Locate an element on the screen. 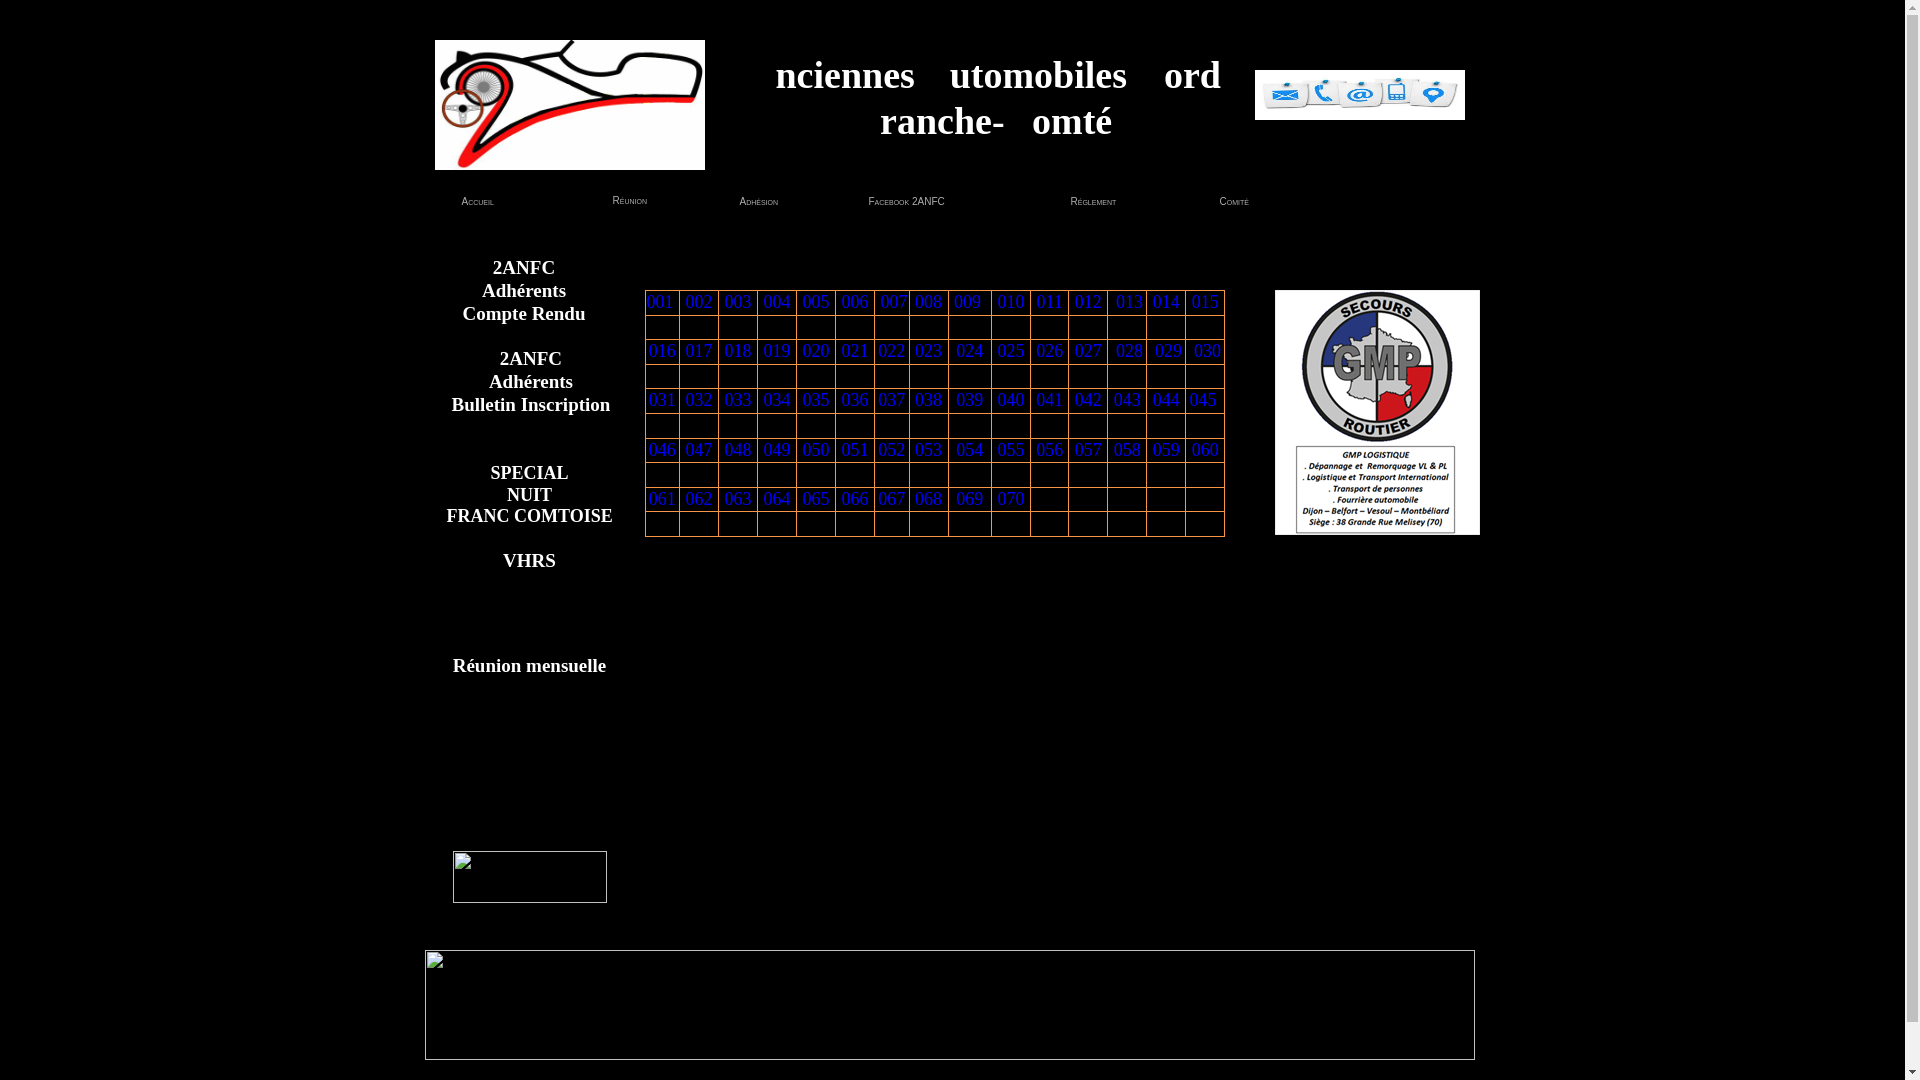 This screenshot has width=1920, height=1080. 'Accueil' is located at coordinates (463, 201).